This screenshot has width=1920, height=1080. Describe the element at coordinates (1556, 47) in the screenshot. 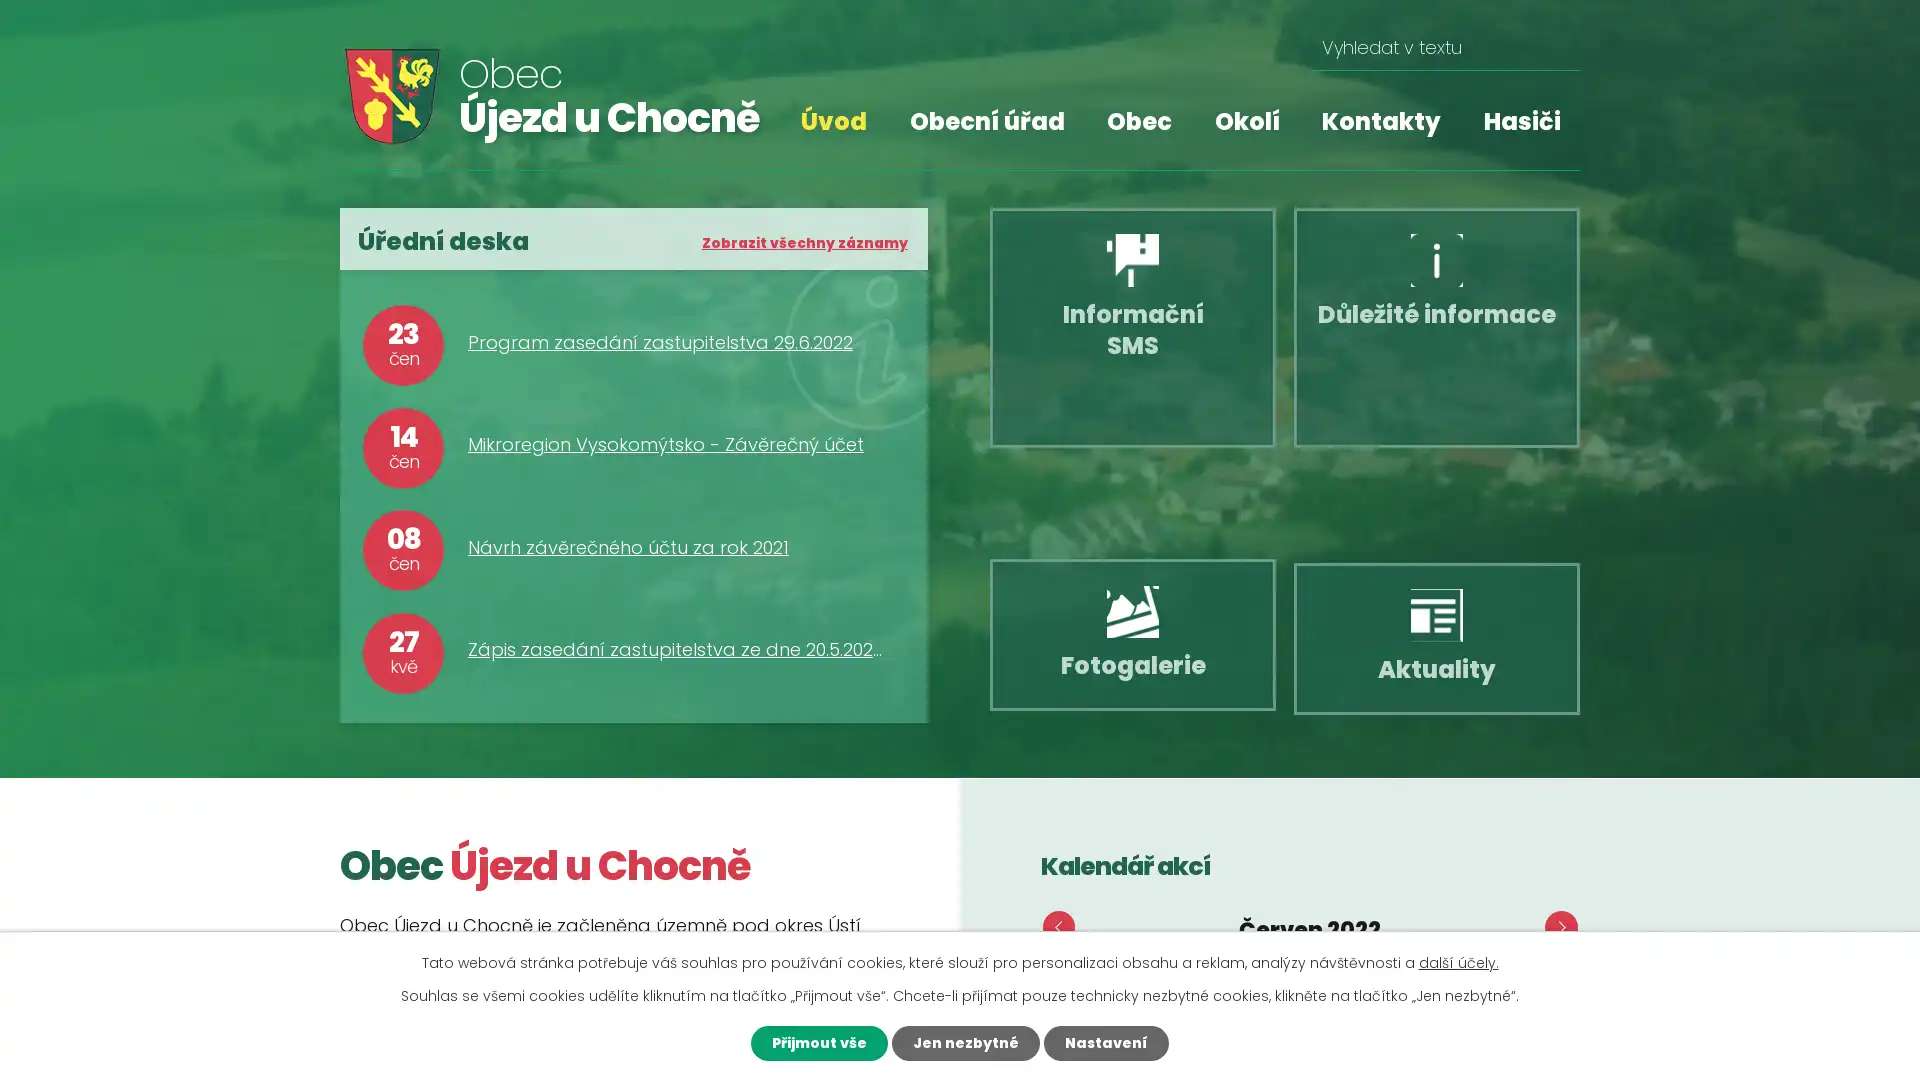

I see `Hledat` at that location.